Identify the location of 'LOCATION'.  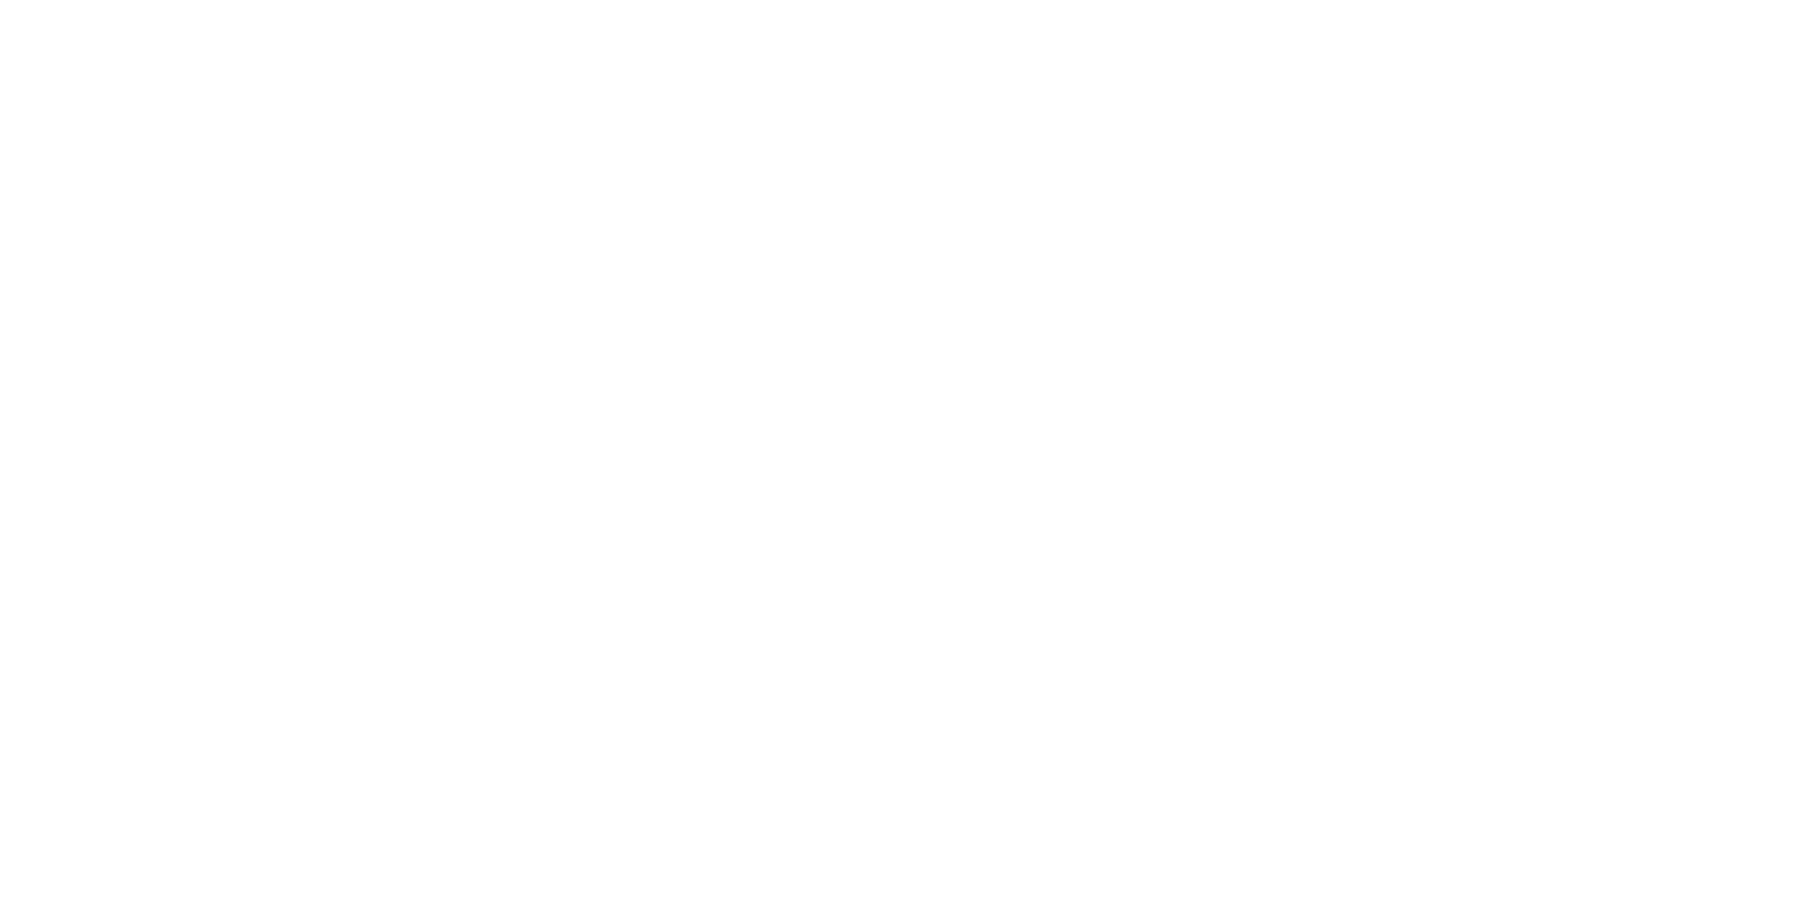
(153, 567).